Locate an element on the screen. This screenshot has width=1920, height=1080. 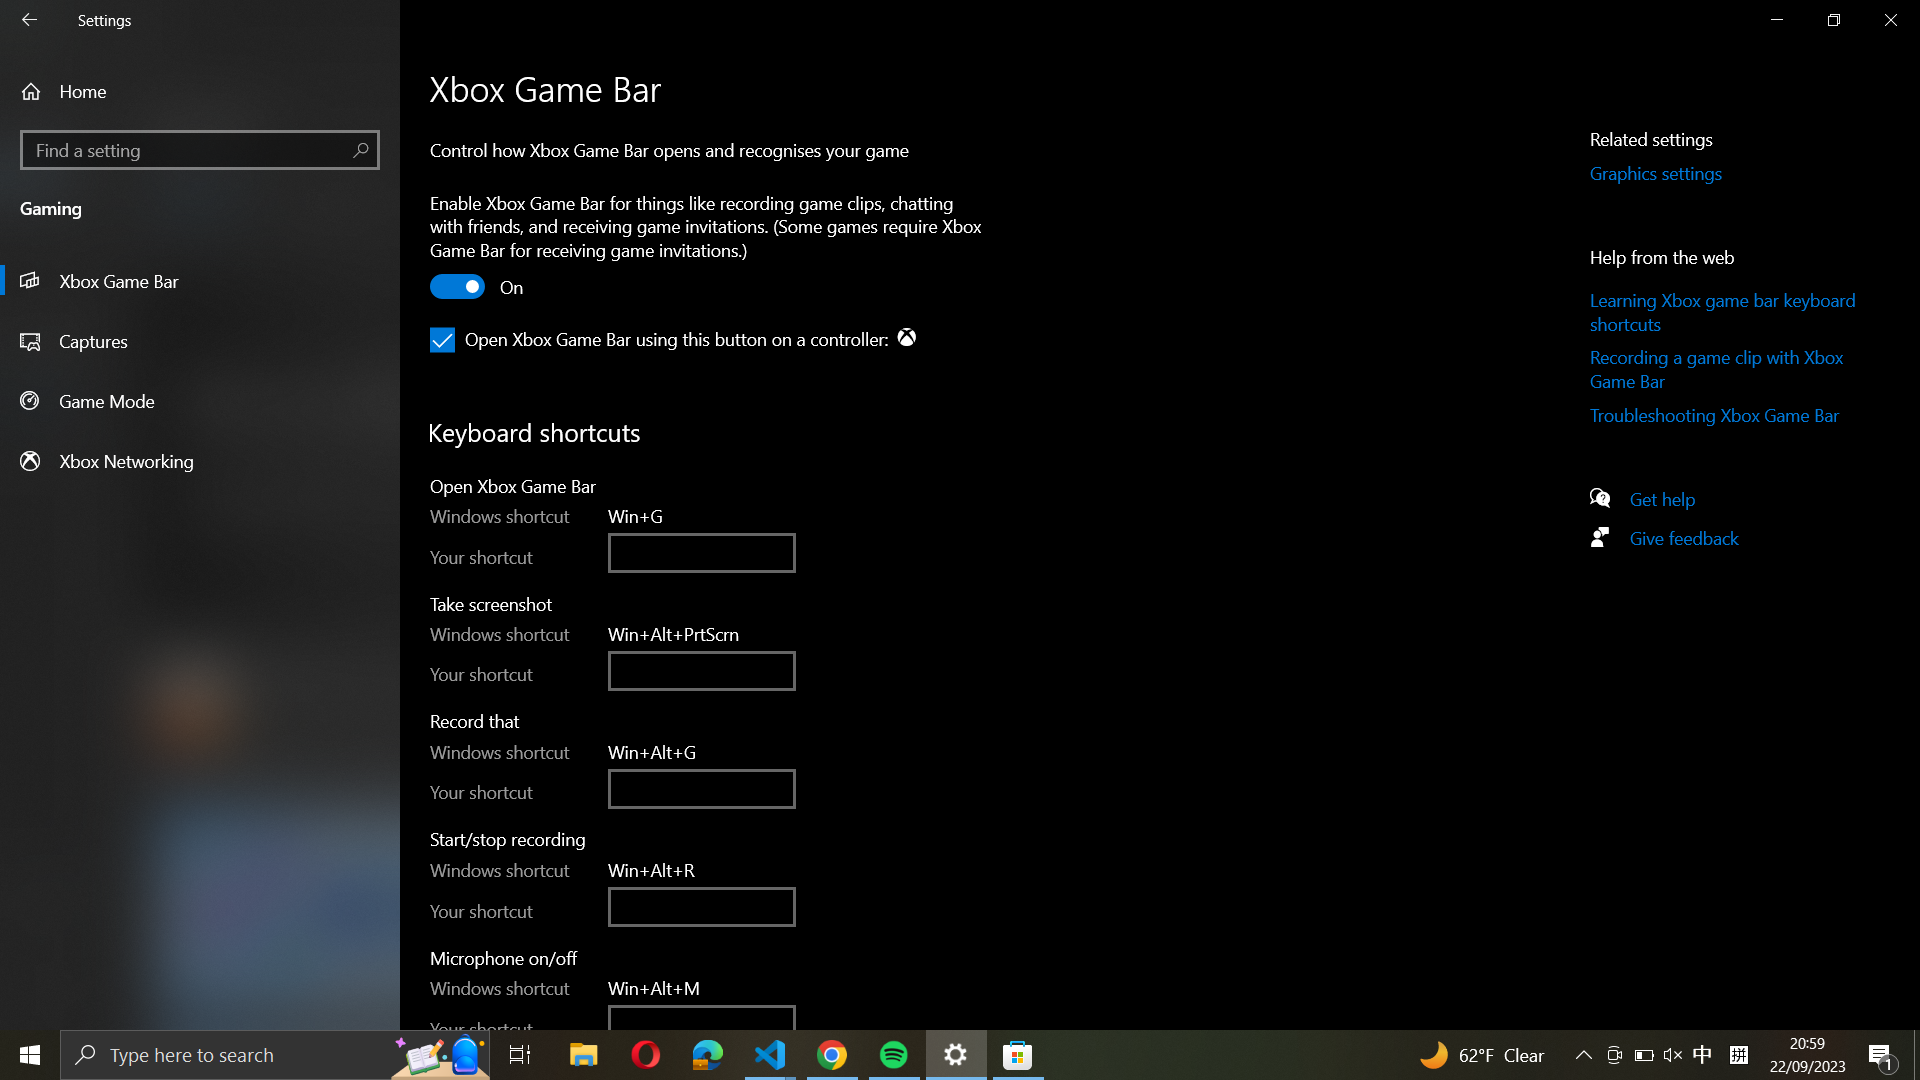
Locate and click on the feedback submission page is located at coordinates (1672, 542).